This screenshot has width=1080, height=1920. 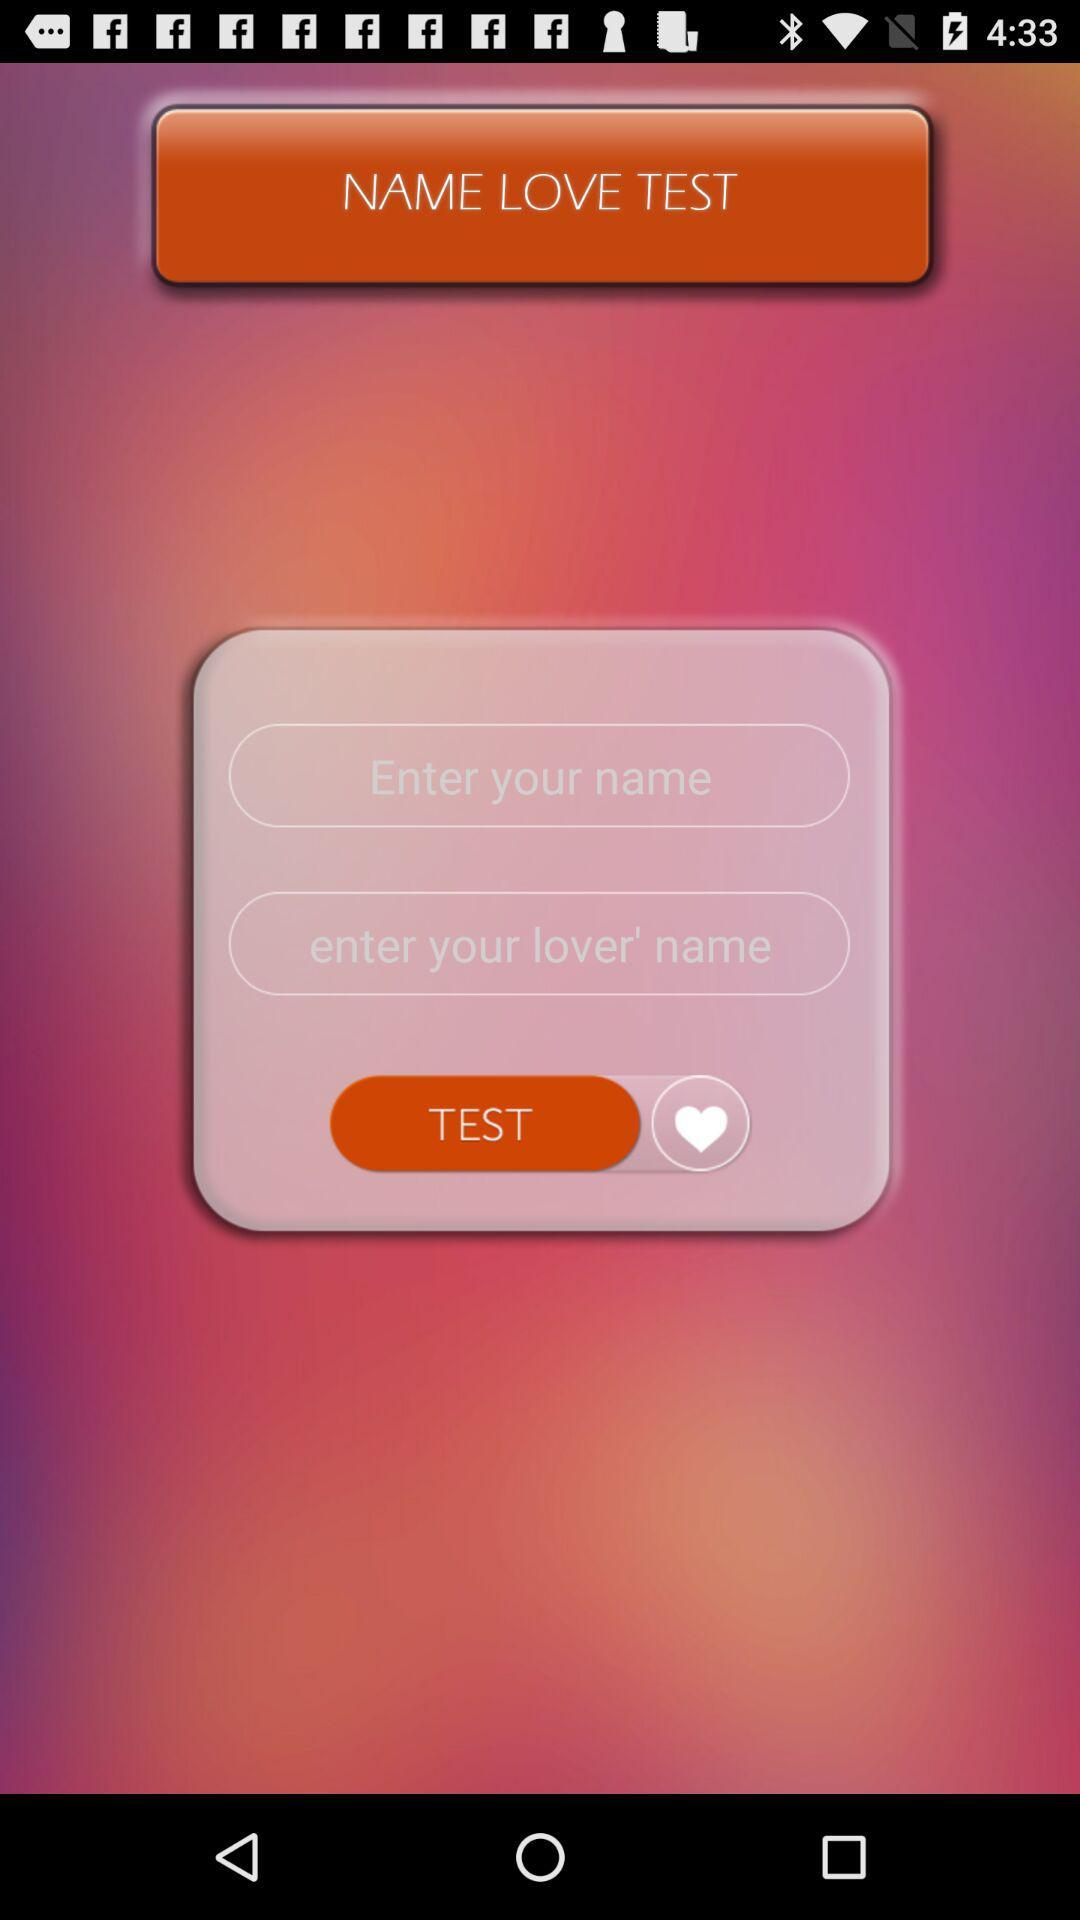 I want to click on name of lover, so click(x=540, y=943).